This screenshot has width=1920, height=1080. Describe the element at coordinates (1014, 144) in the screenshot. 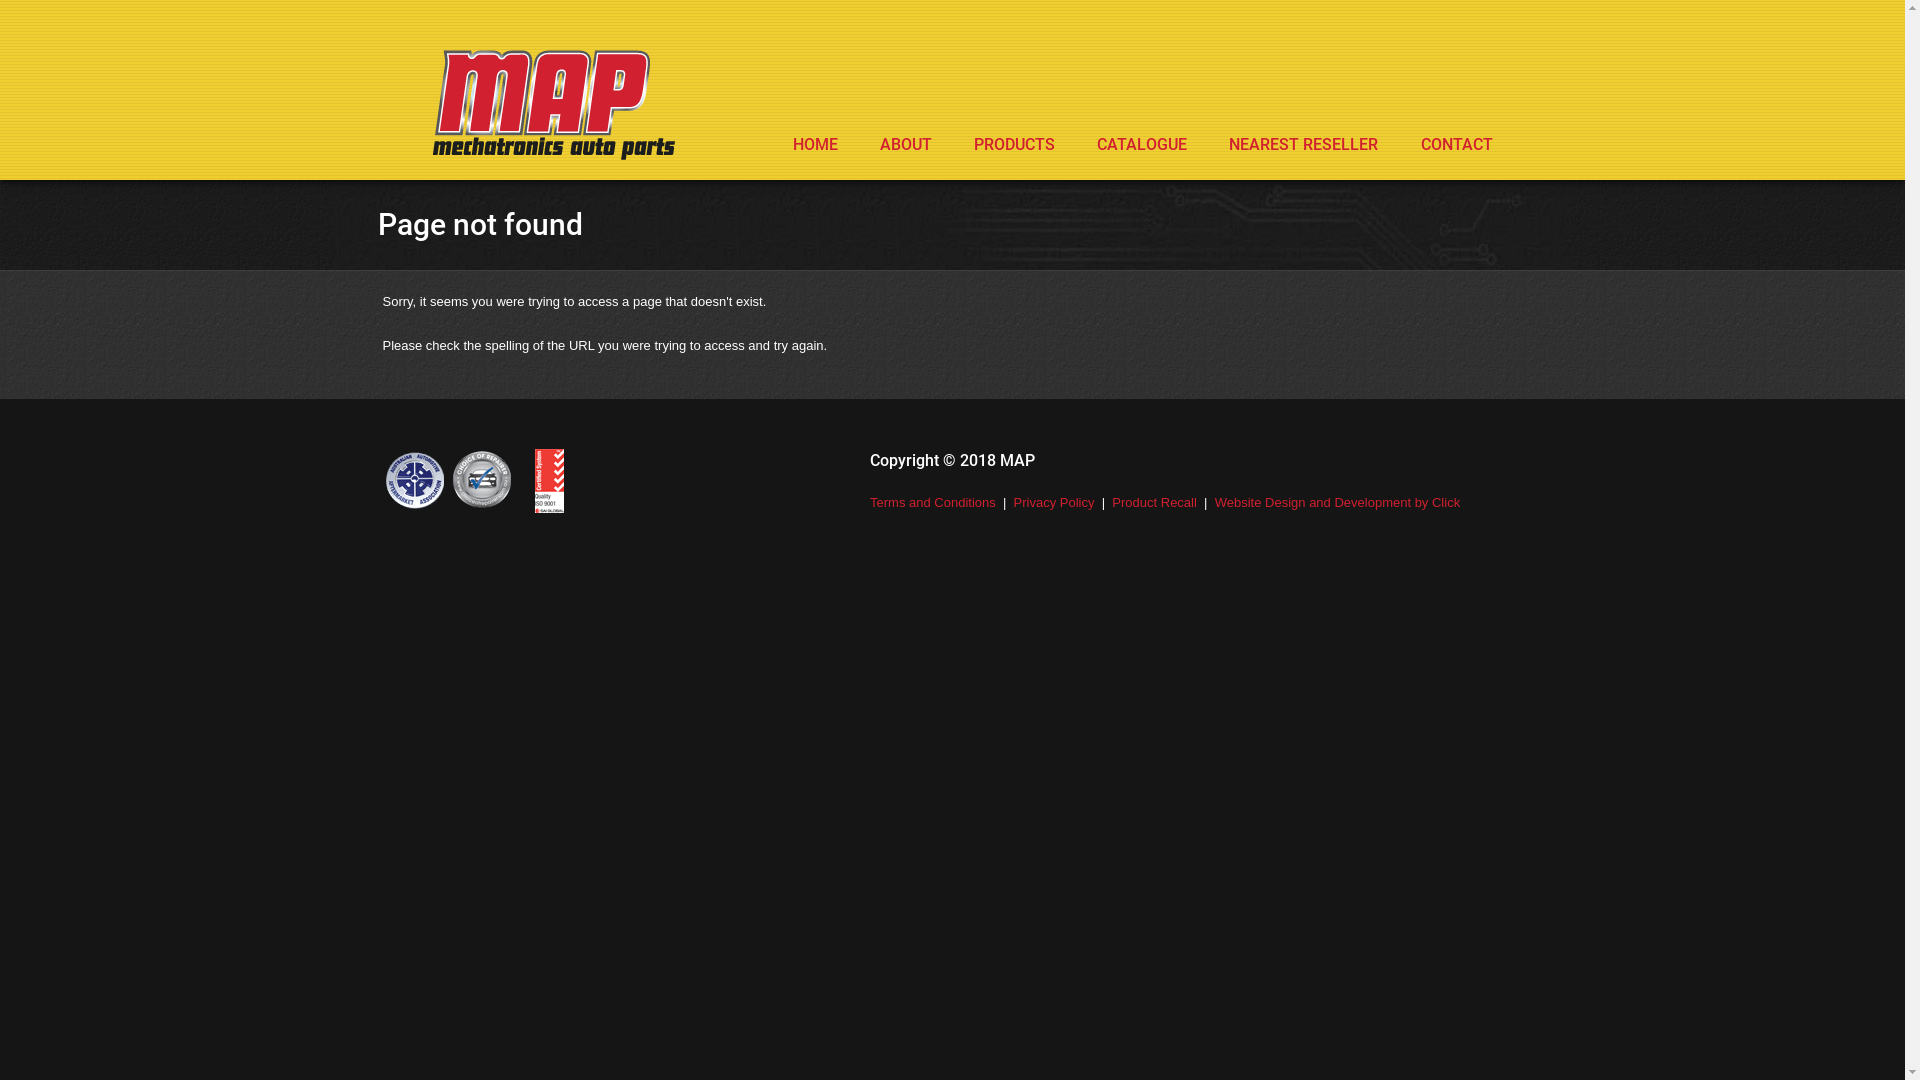

I see `'PRODUCTS'` at that location.